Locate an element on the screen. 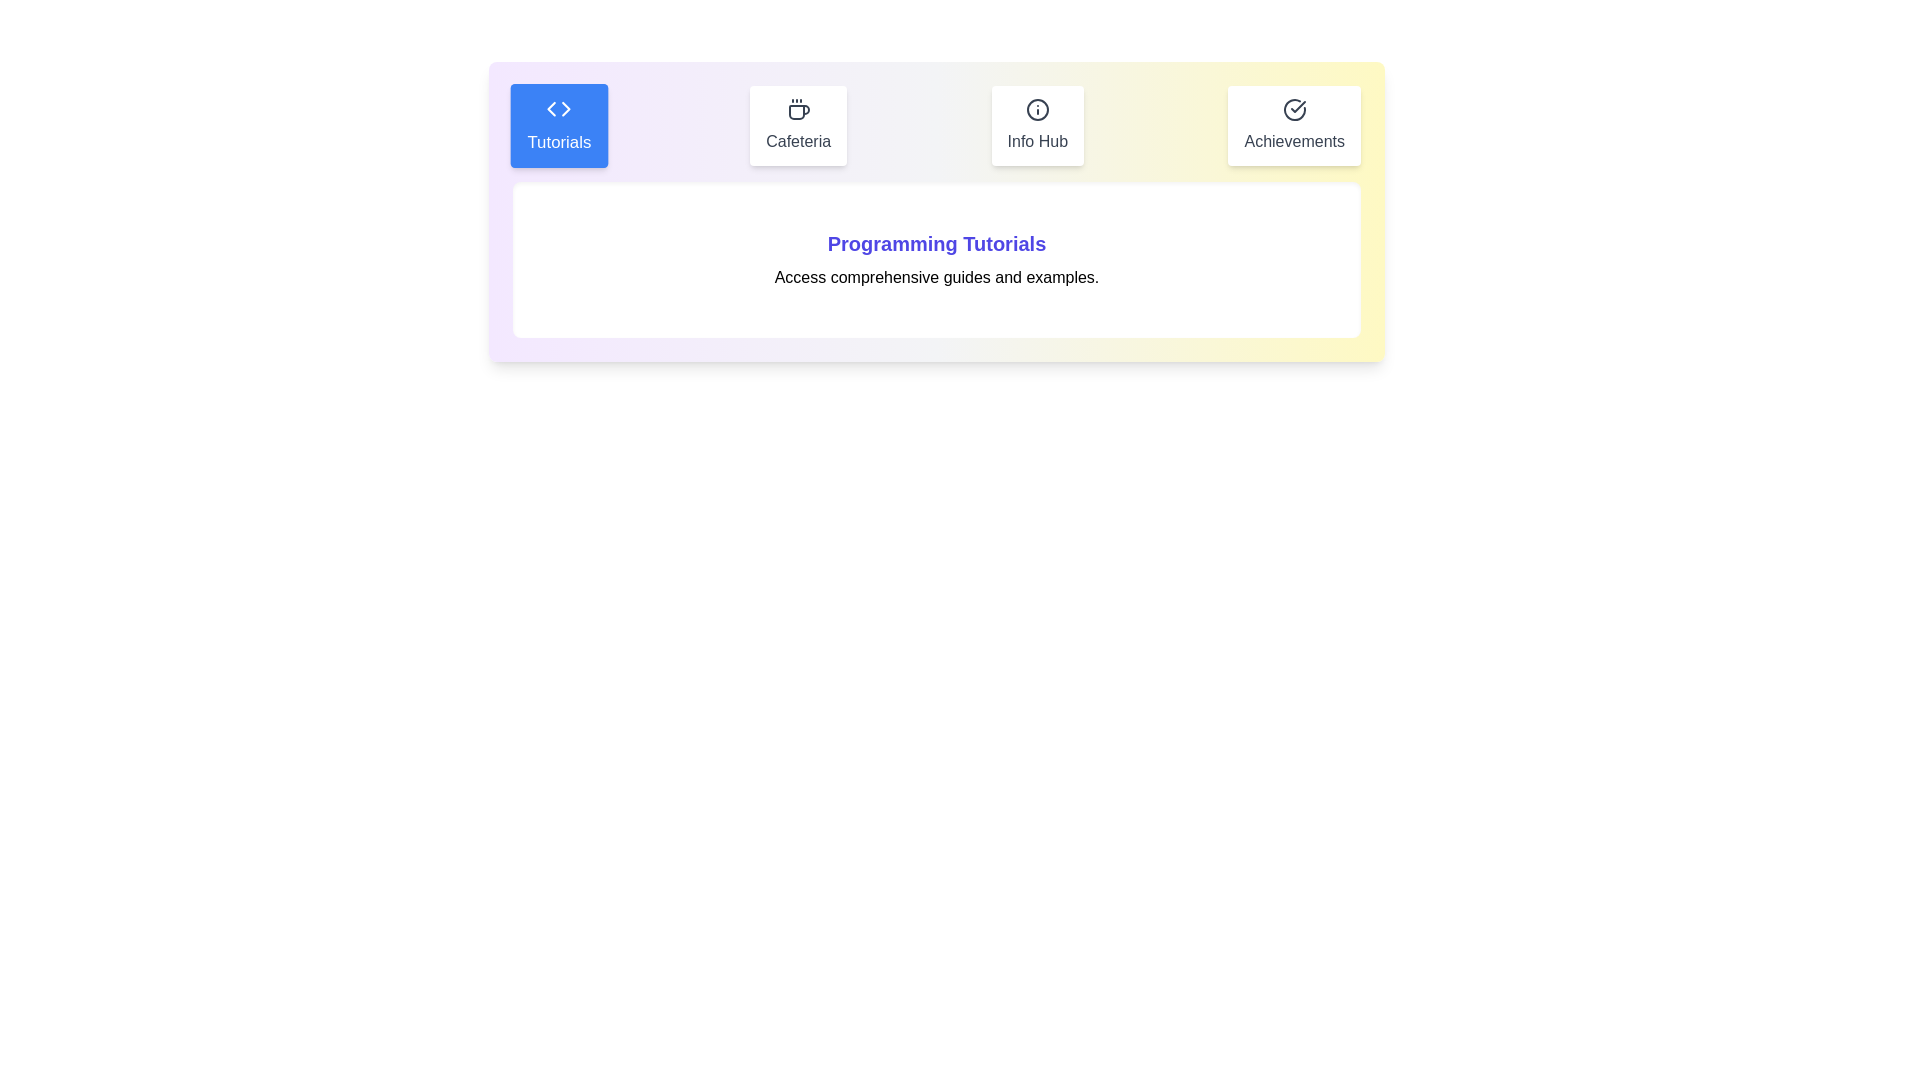 The height and width of the screenshot is (1080, 1920). the Tutorials tab to switch to its content is located at coordinates (558, 126).